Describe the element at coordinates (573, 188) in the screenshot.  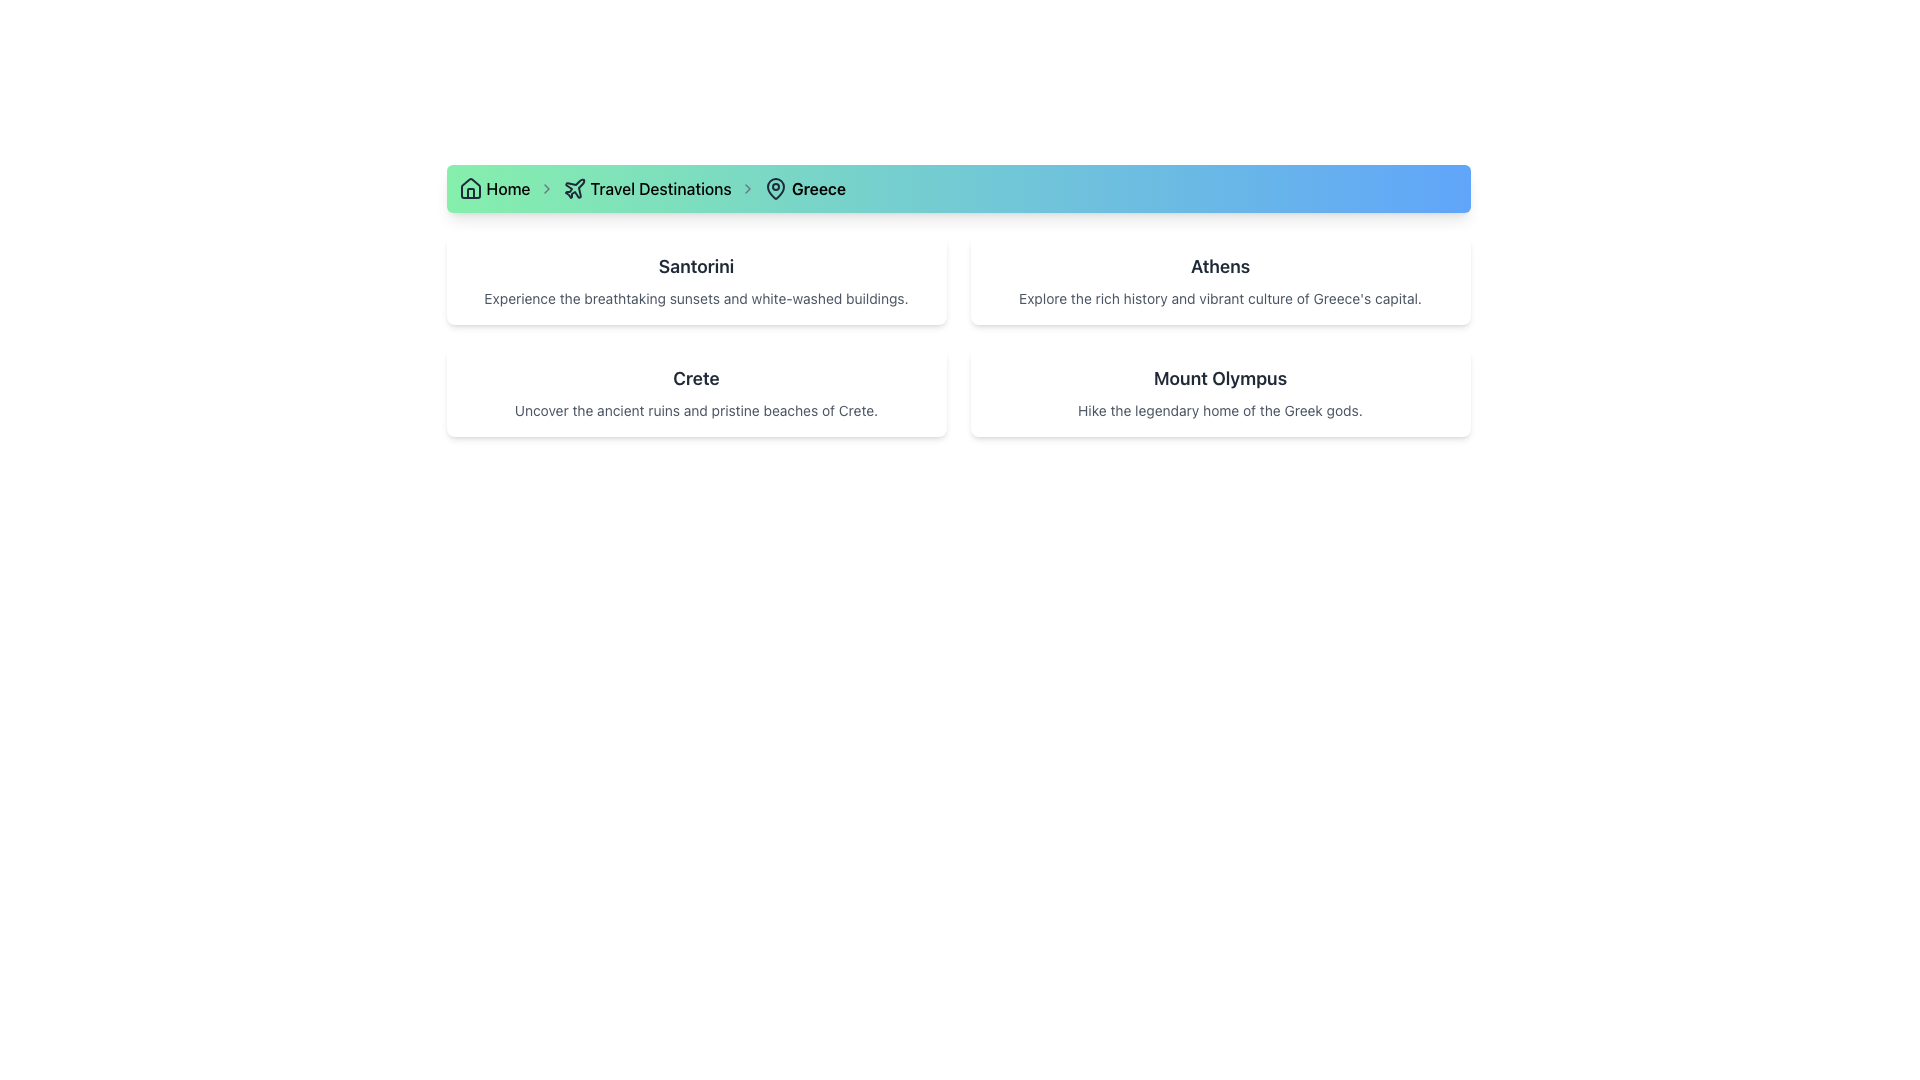
I see `the 'Travel Destinations' icon in the breadcrumb navigation bar` at that location.